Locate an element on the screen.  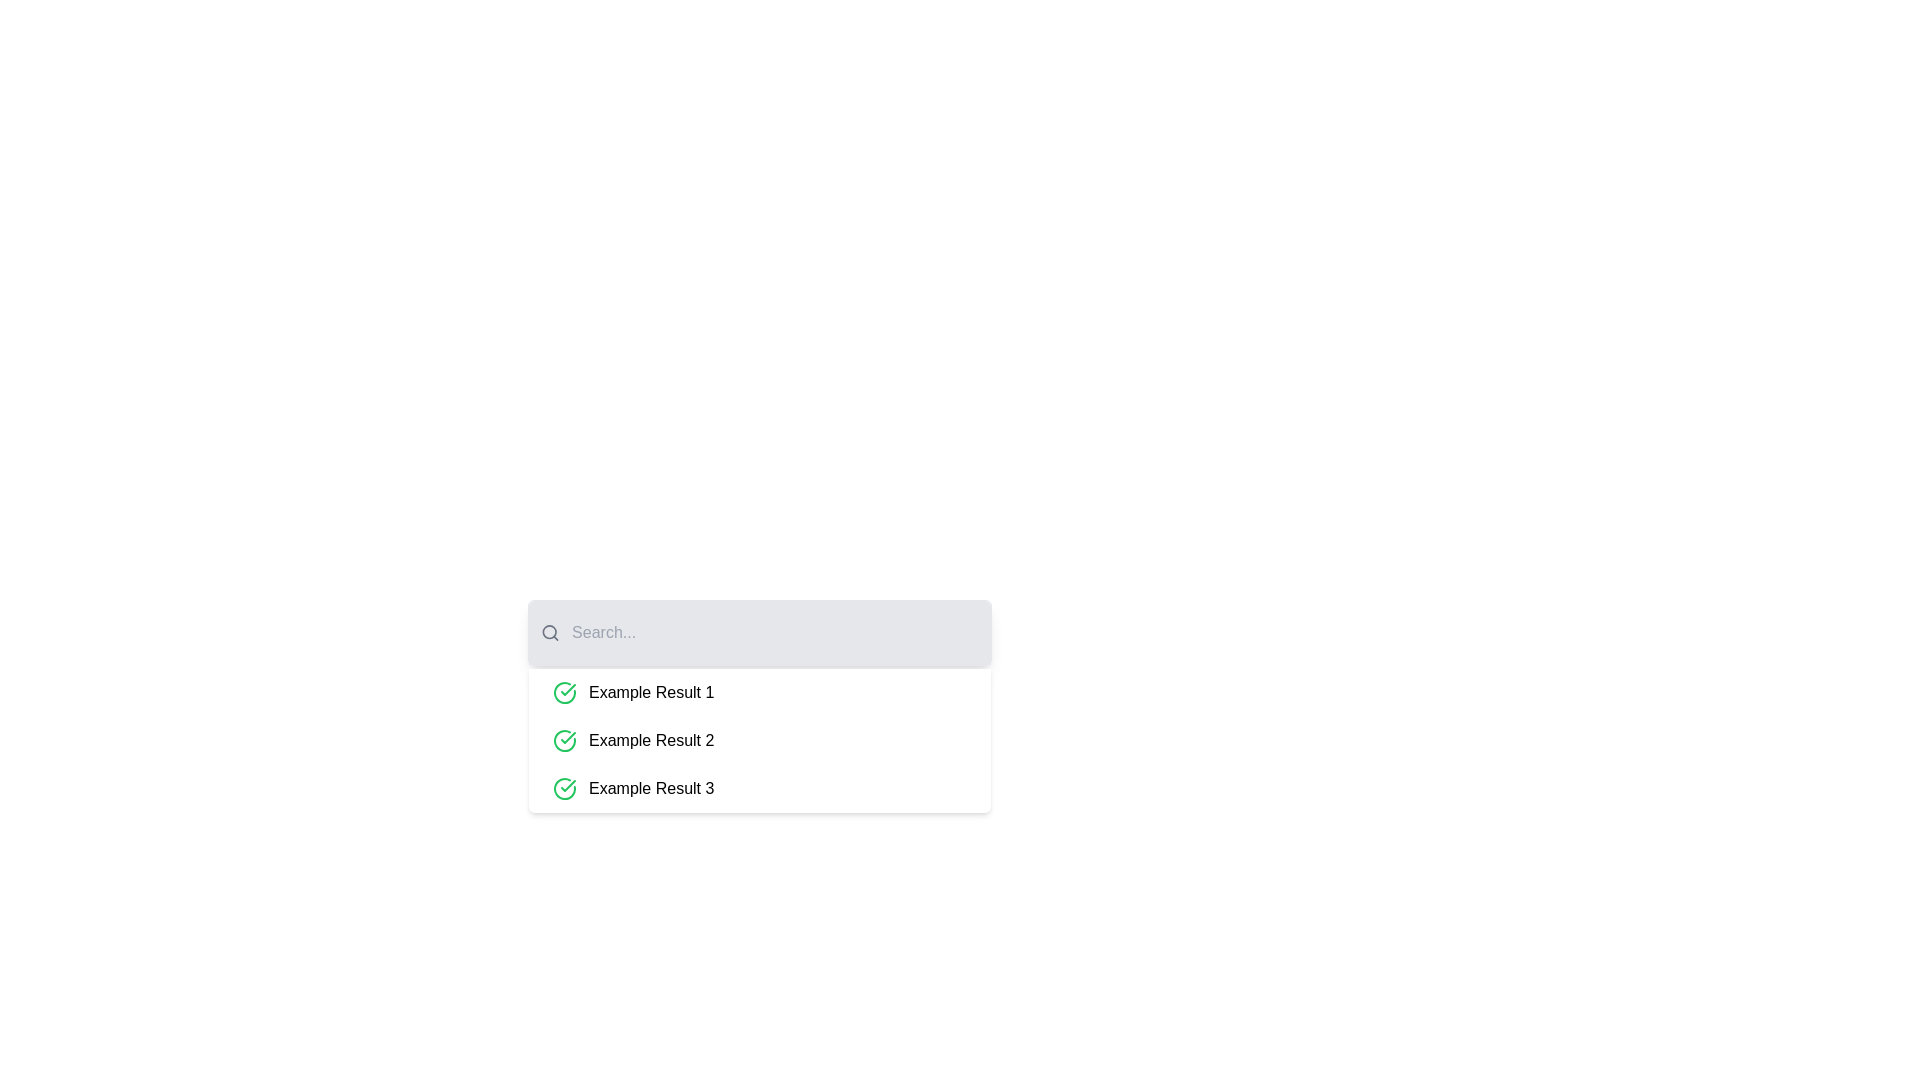
the second item in the list that represents 'Example Result 2' is located at coordinates (758, 740).